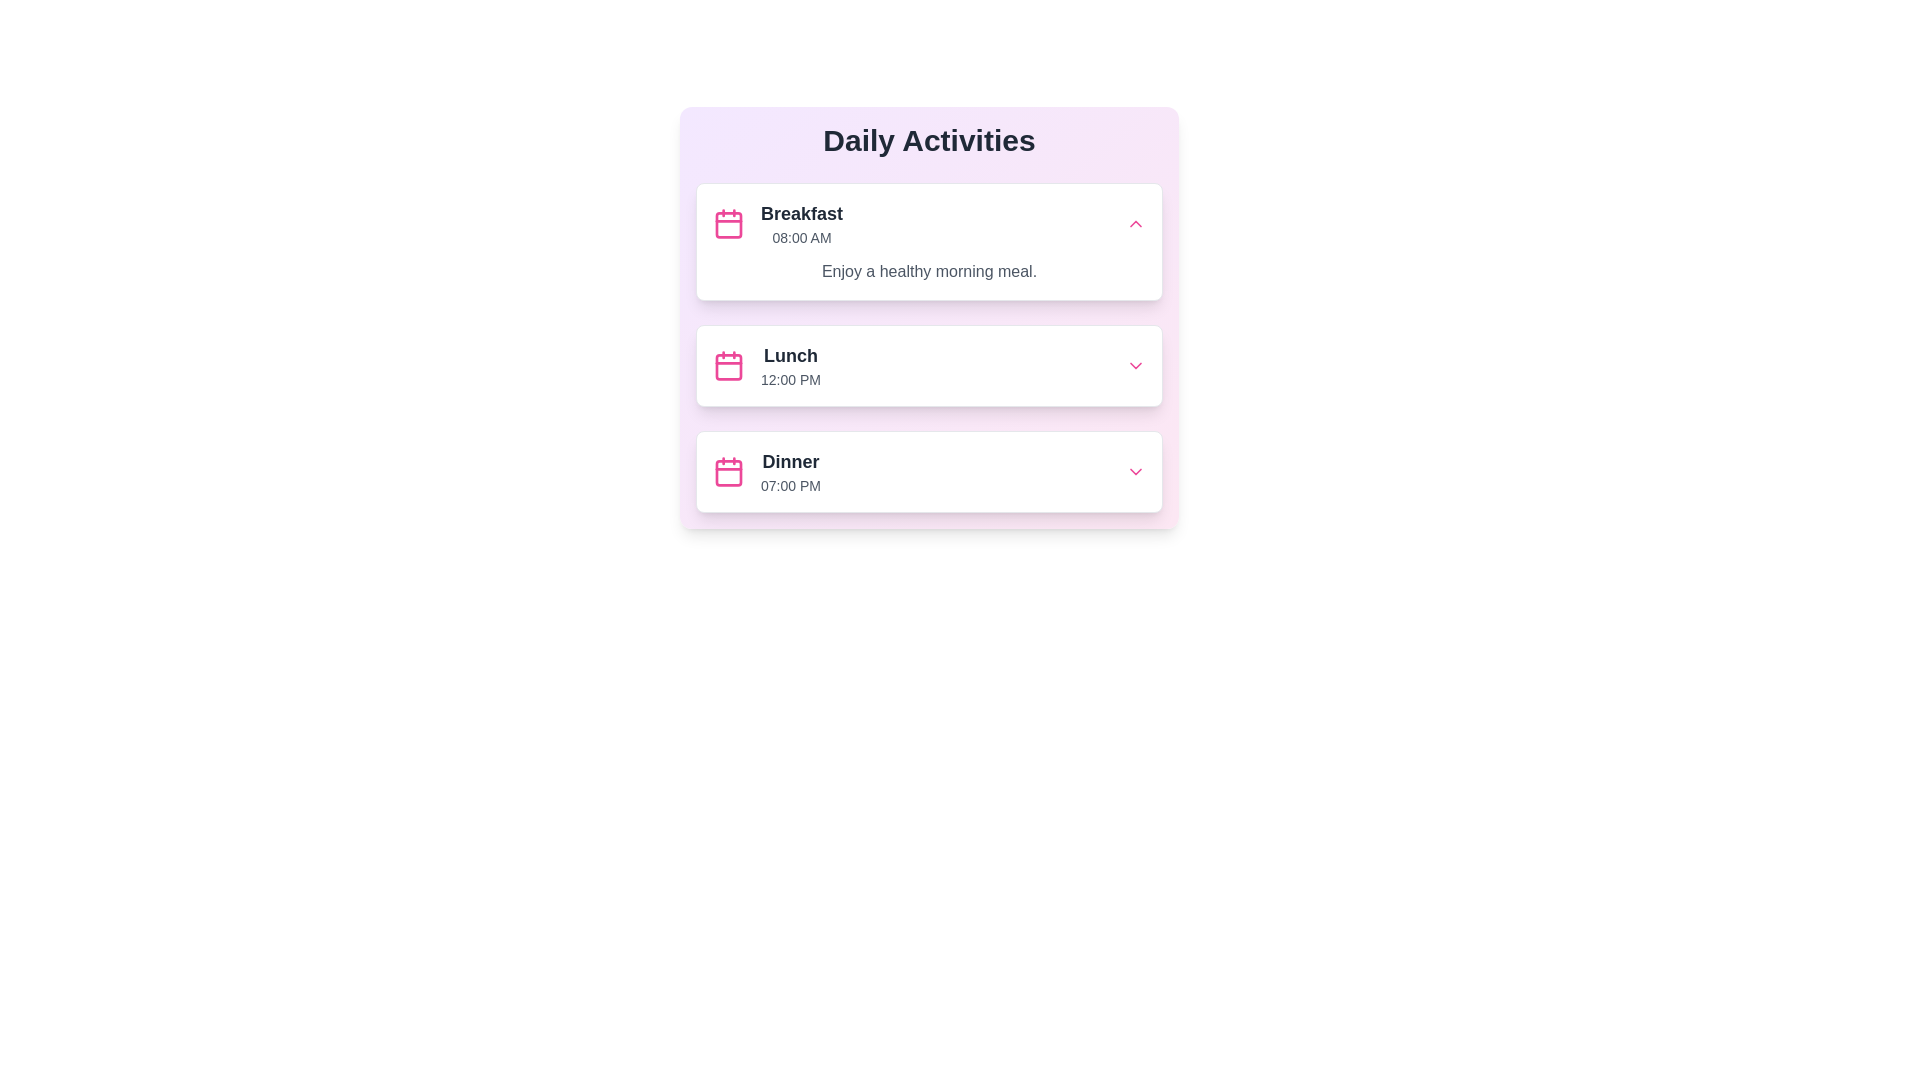  I want to click on the scheduled activity labeled 'Lunch' at 12:00 PM, so click(928, 366).